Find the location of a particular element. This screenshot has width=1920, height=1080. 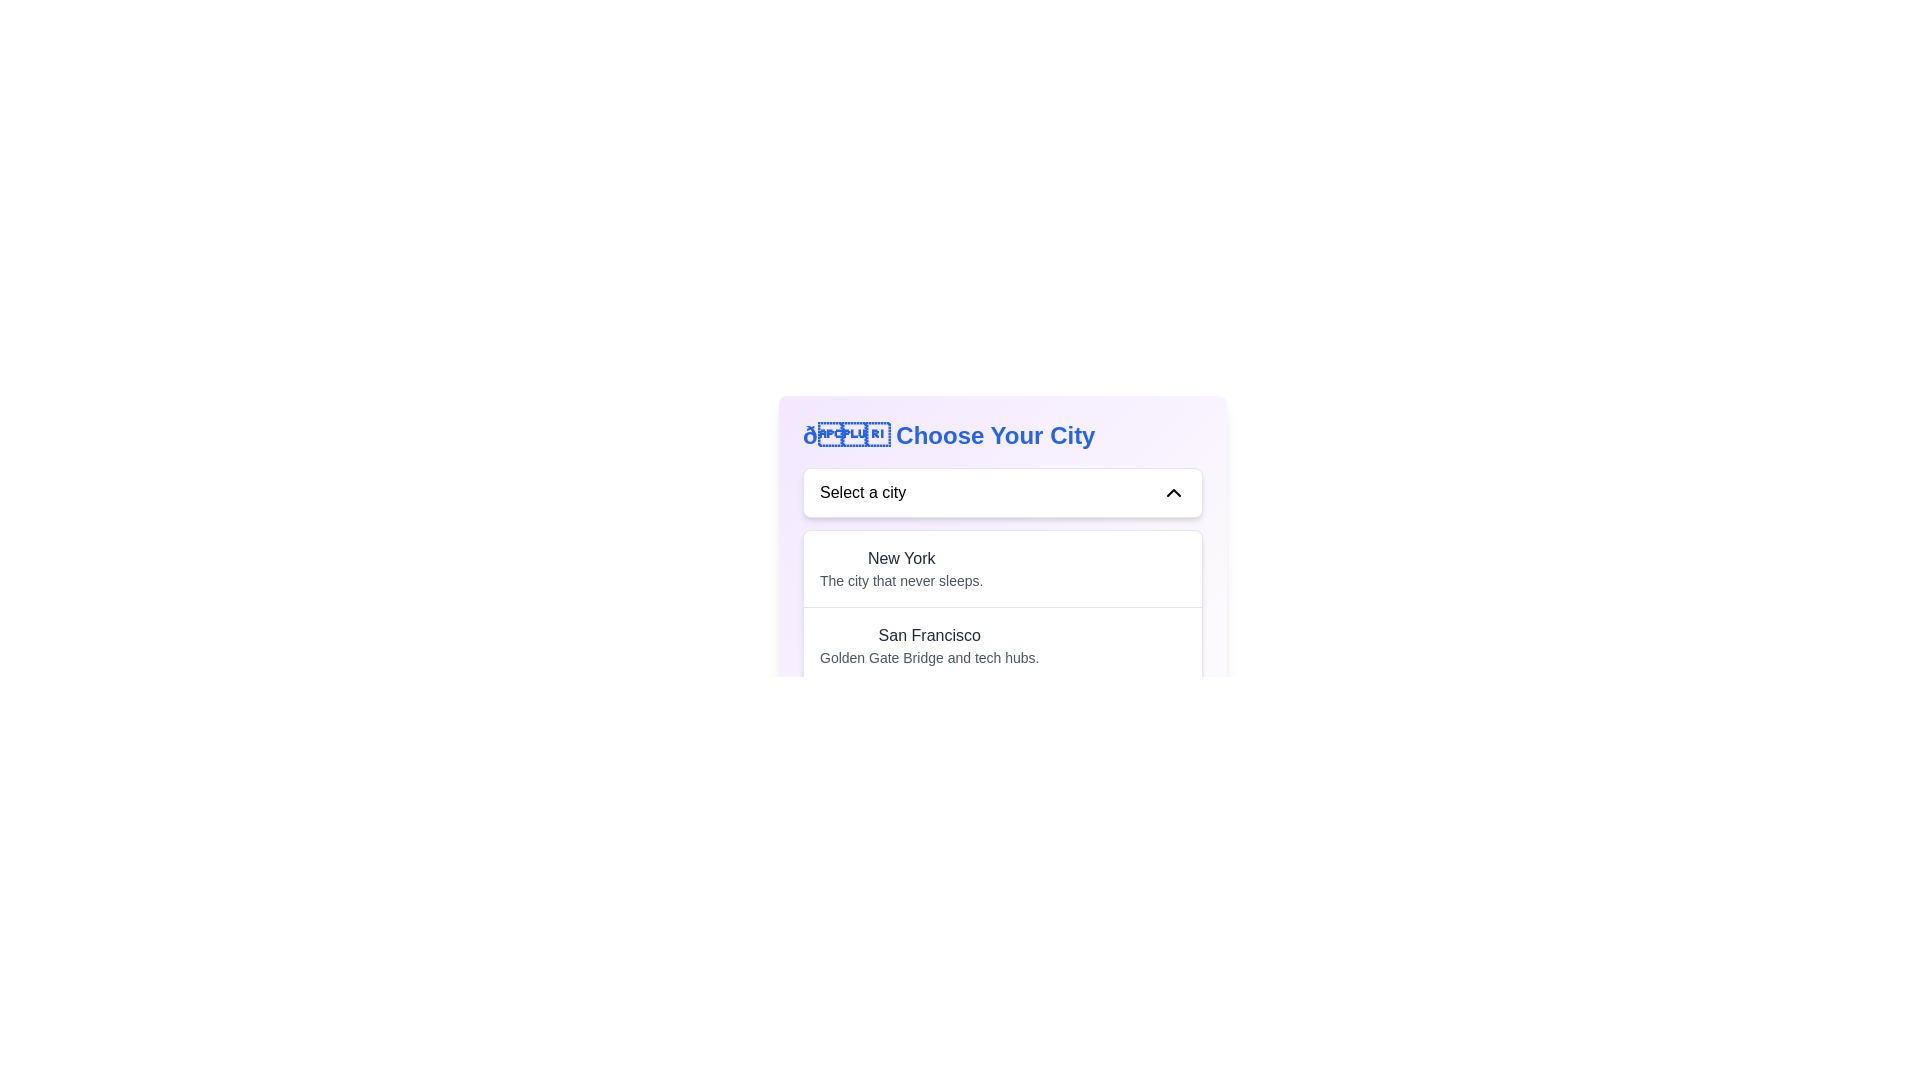

title text labeled '🌍 Choose Your City', which is styled in a large, bold blue font and is centrally placed at the top of the layout above the dropdown selection is located at coordinates (1003, 434).